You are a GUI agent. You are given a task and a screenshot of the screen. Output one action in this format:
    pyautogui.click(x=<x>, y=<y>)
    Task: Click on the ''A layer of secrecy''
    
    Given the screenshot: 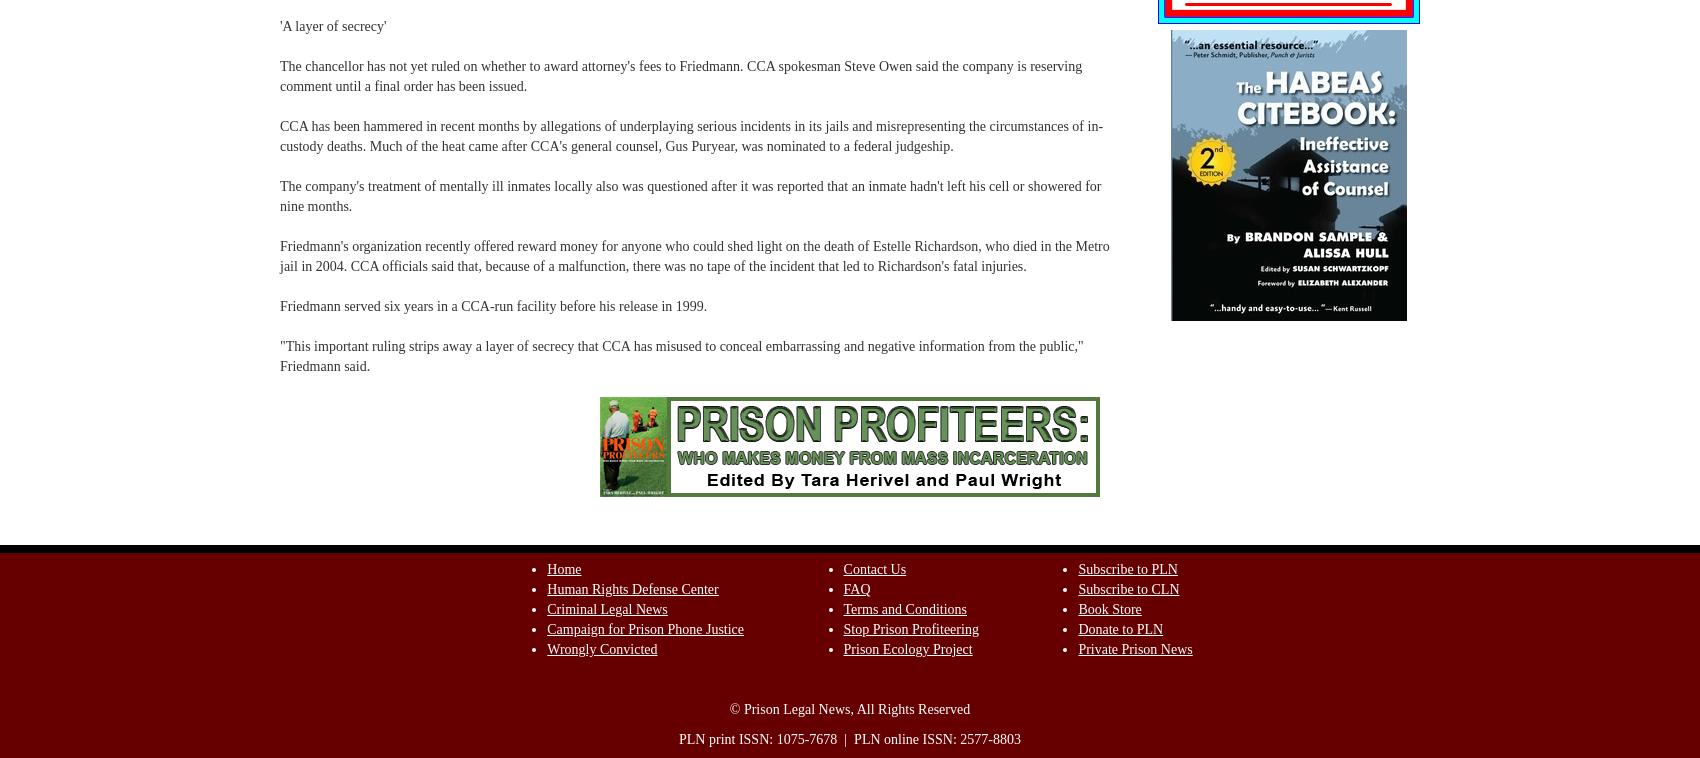 What is the action you would take?
    pyautogui.click(x=332, y=25)
    